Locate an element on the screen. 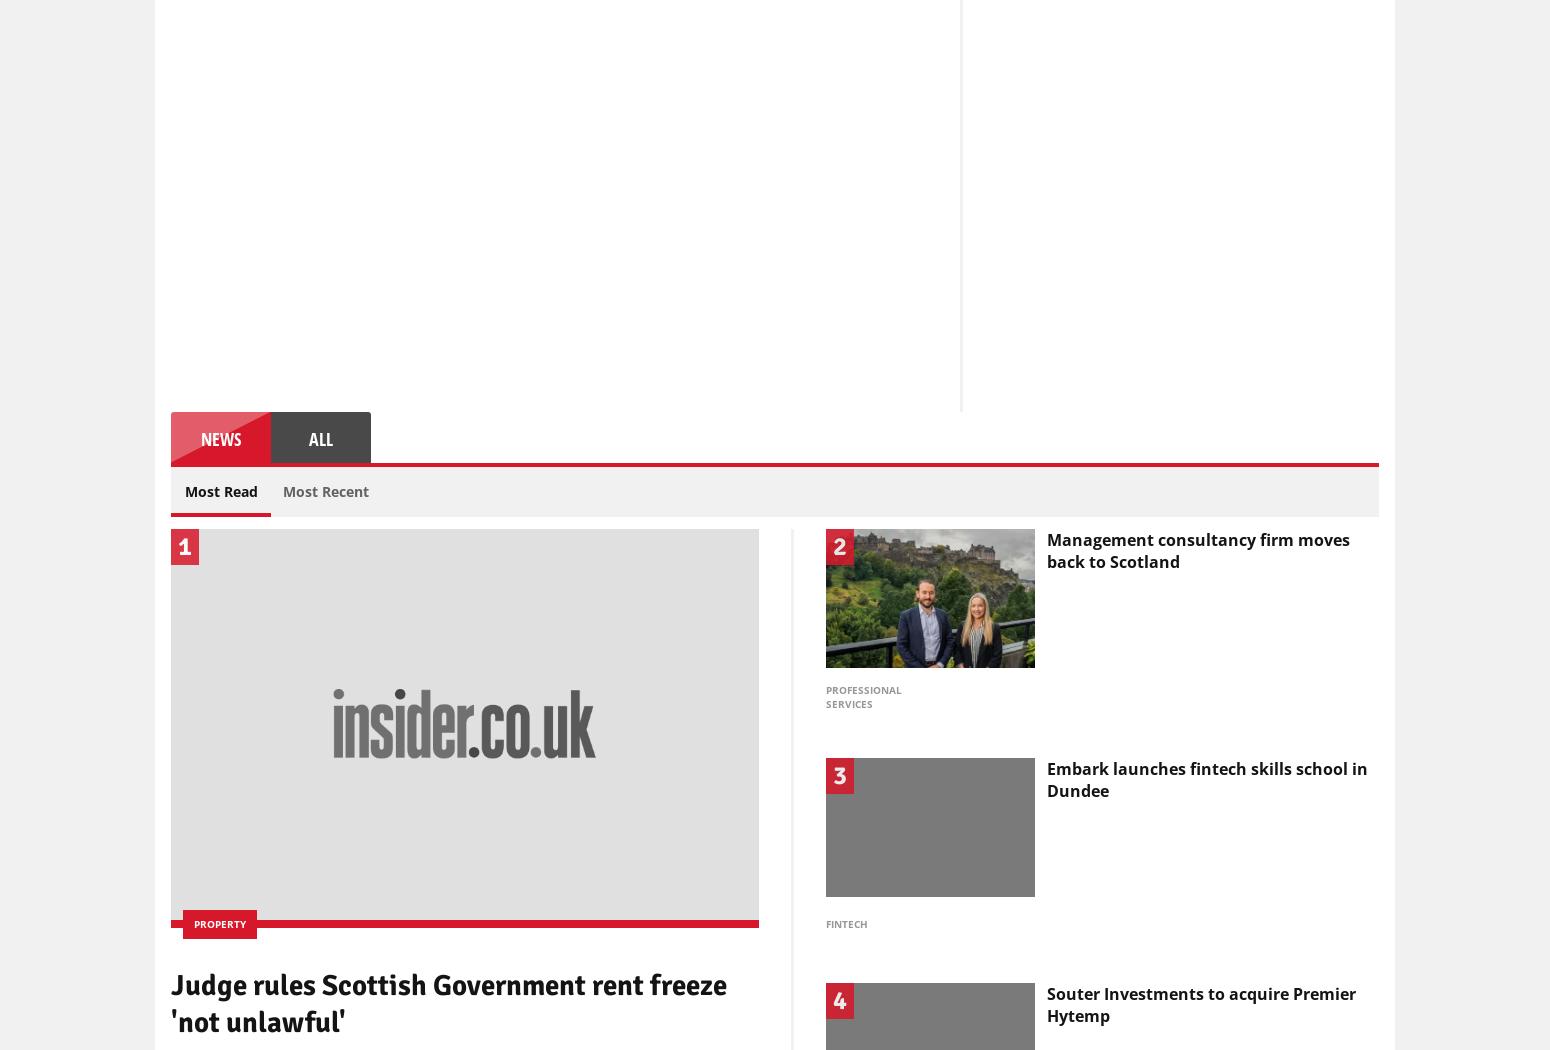 The width and height of the screenshot is (1550, 1050). 'Most Recent' is located at coordinates (283, 489).